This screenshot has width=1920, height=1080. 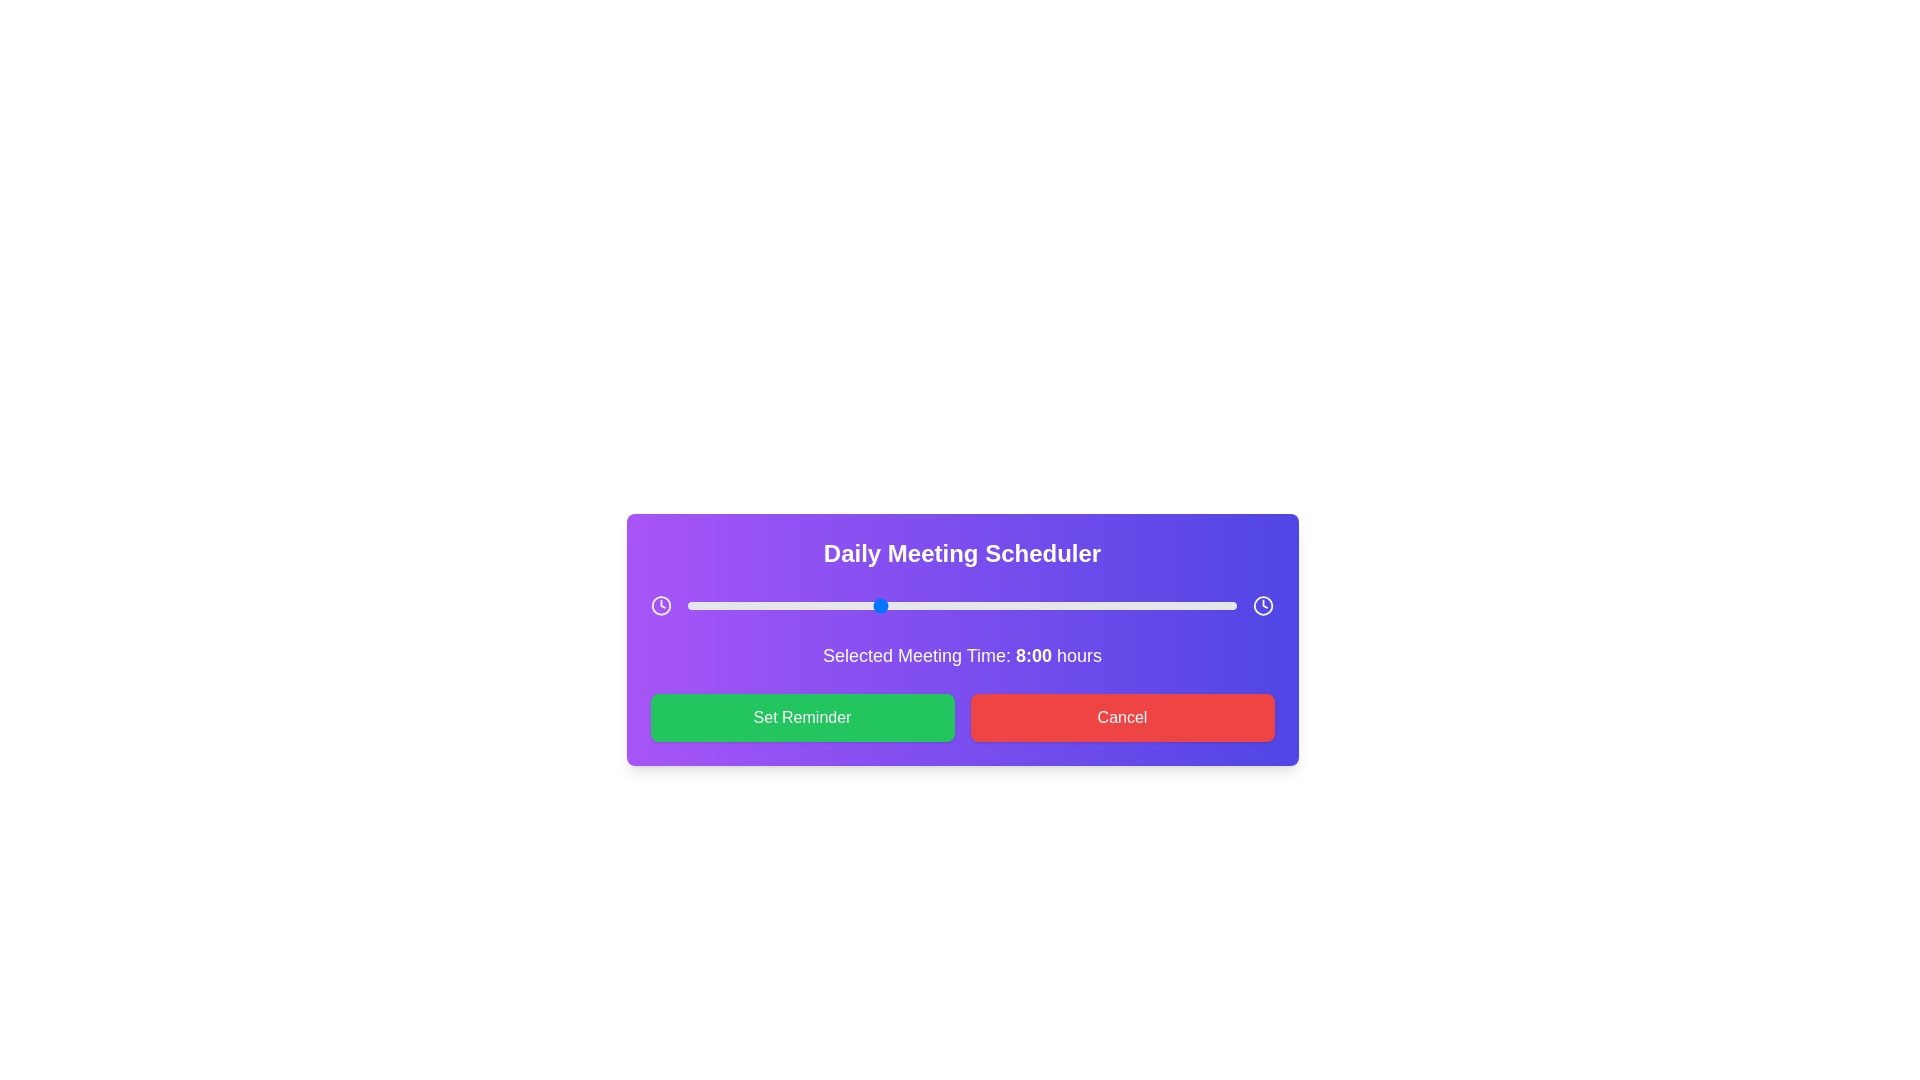 I want to click on the time slider to 22 hours, so click(x=1212, y=604).